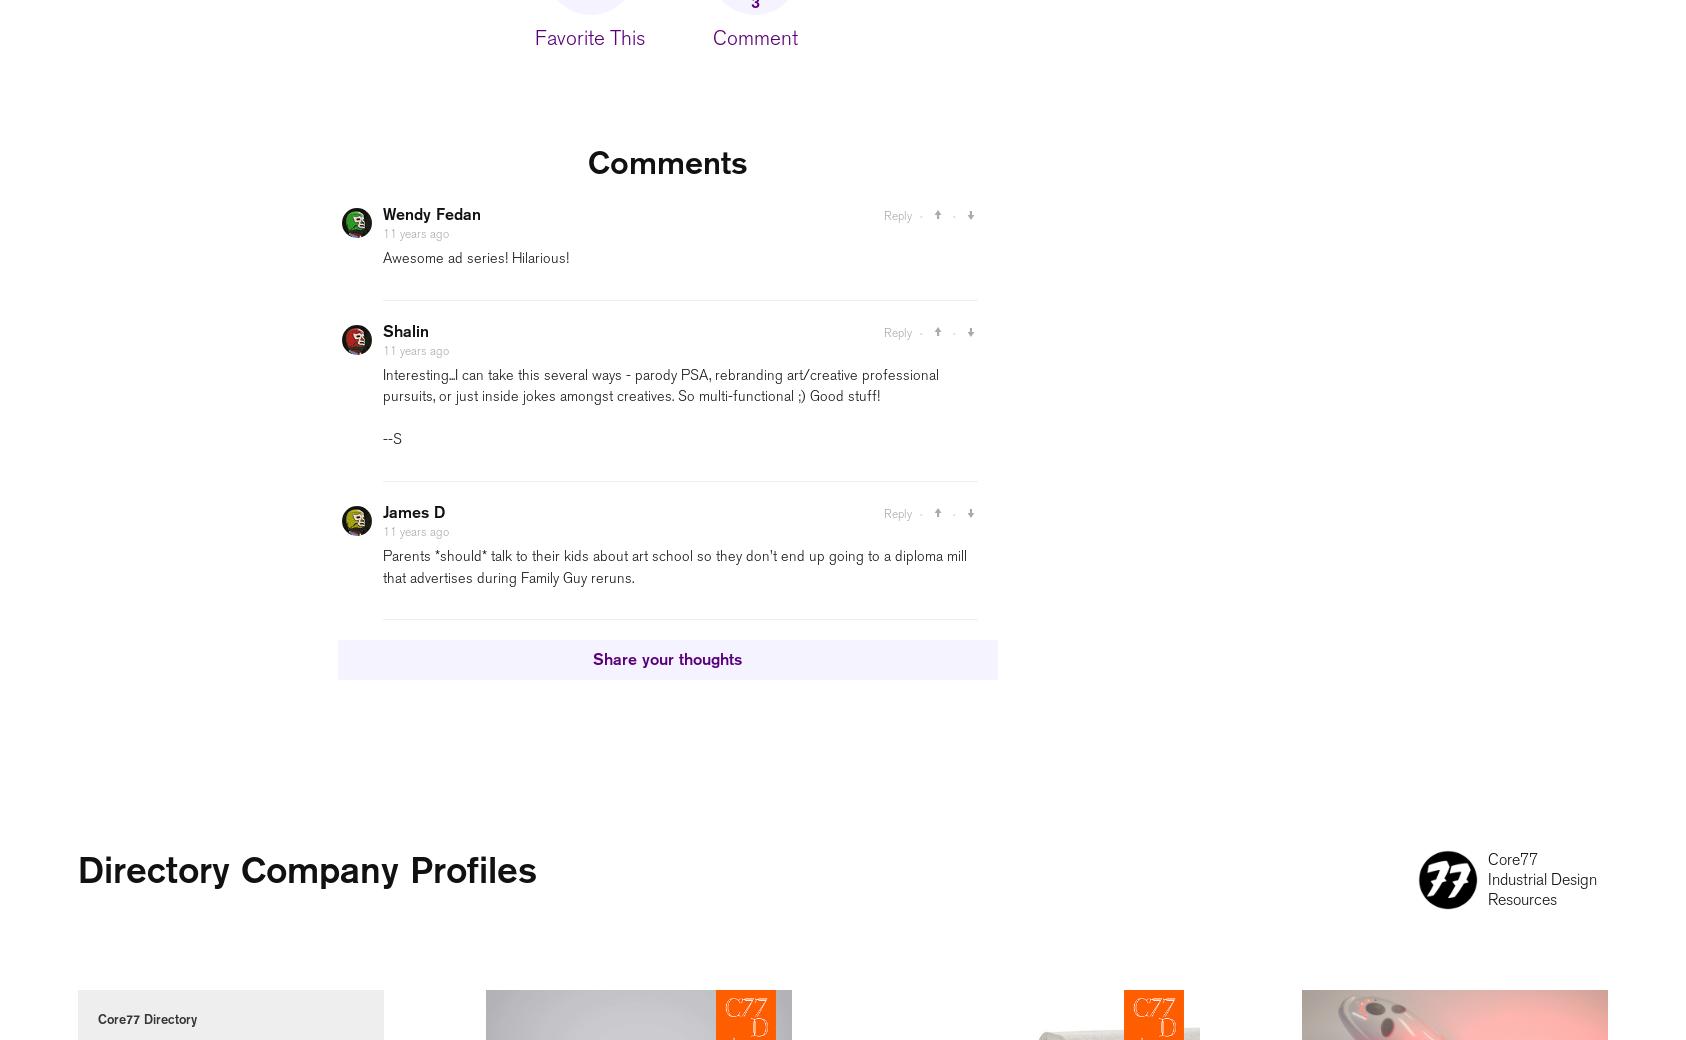 The height and width of the screenshot is (1040, 1686). I want to click on 'Share your thoughts', so click(666, 659).